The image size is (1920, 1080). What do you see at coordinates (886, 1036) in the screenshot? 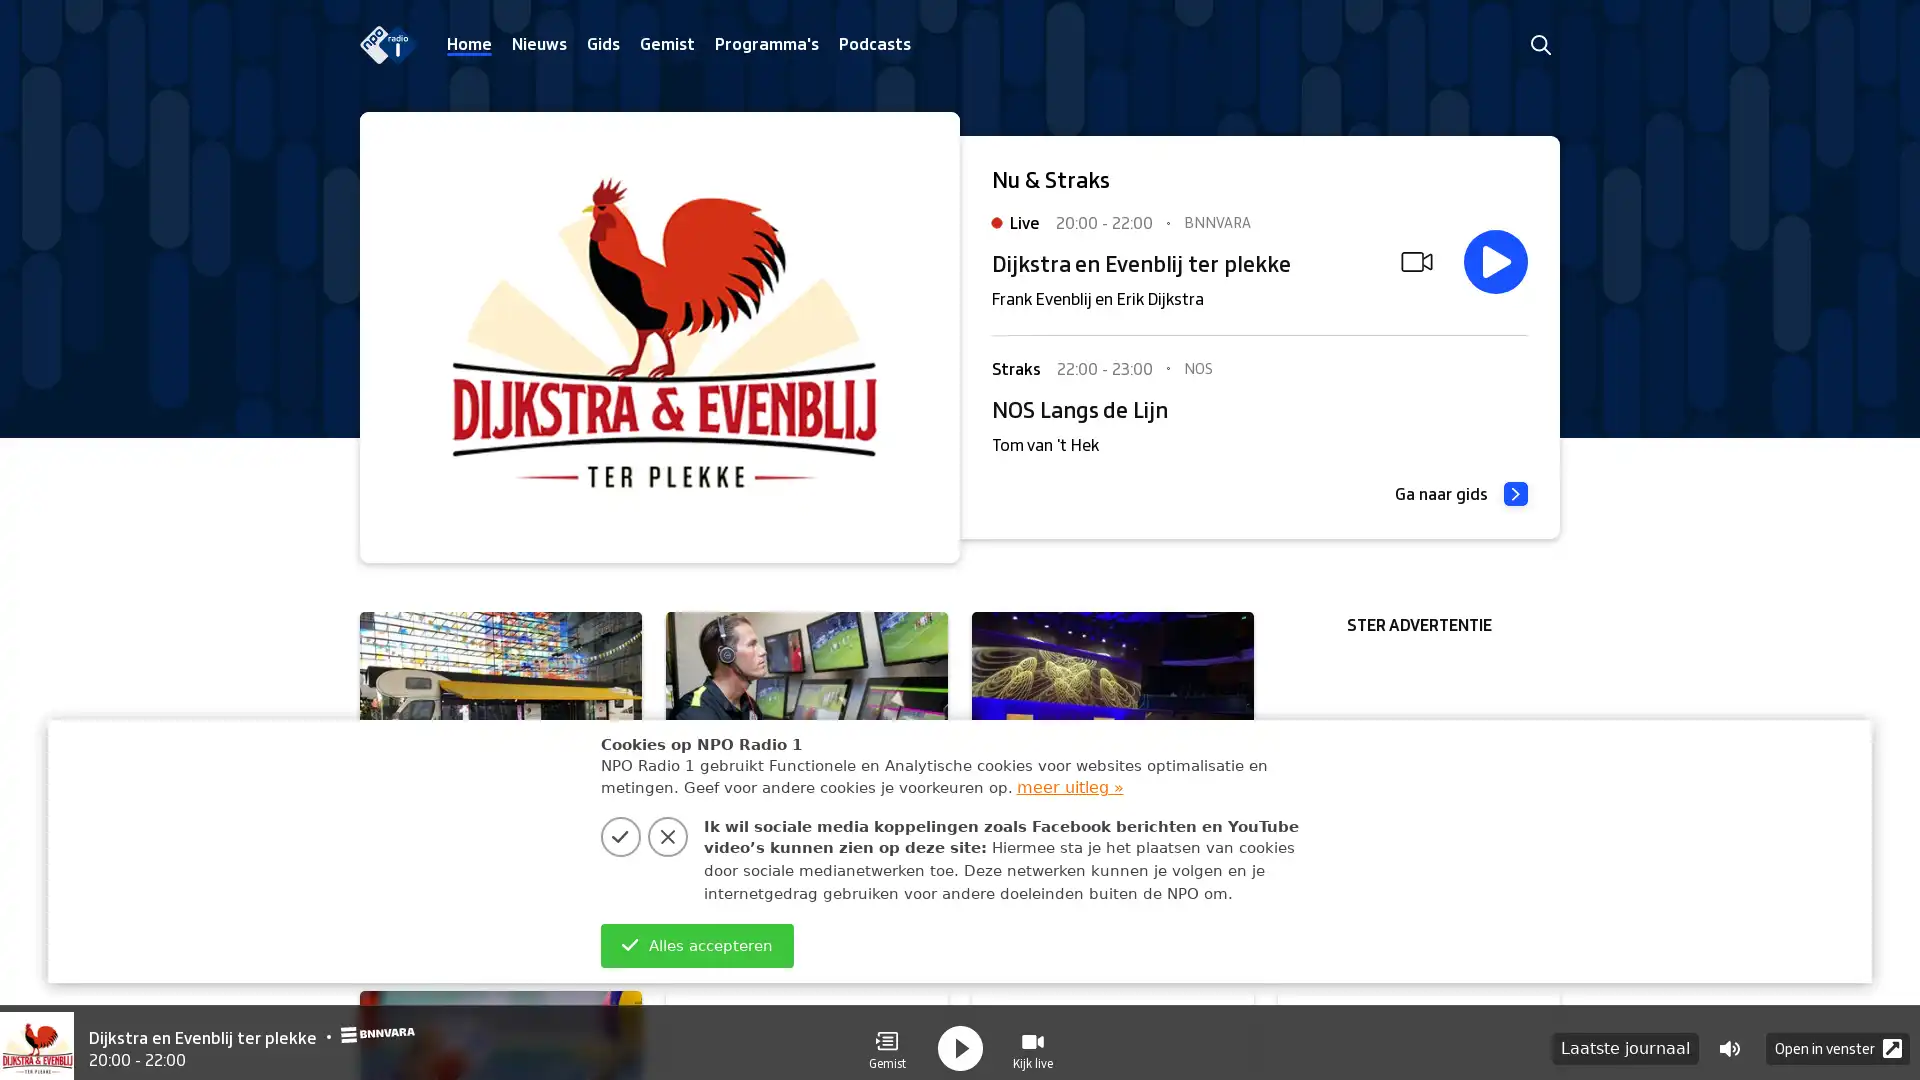
I see `Gemist Gemist` at bounding box center [886, 1036].